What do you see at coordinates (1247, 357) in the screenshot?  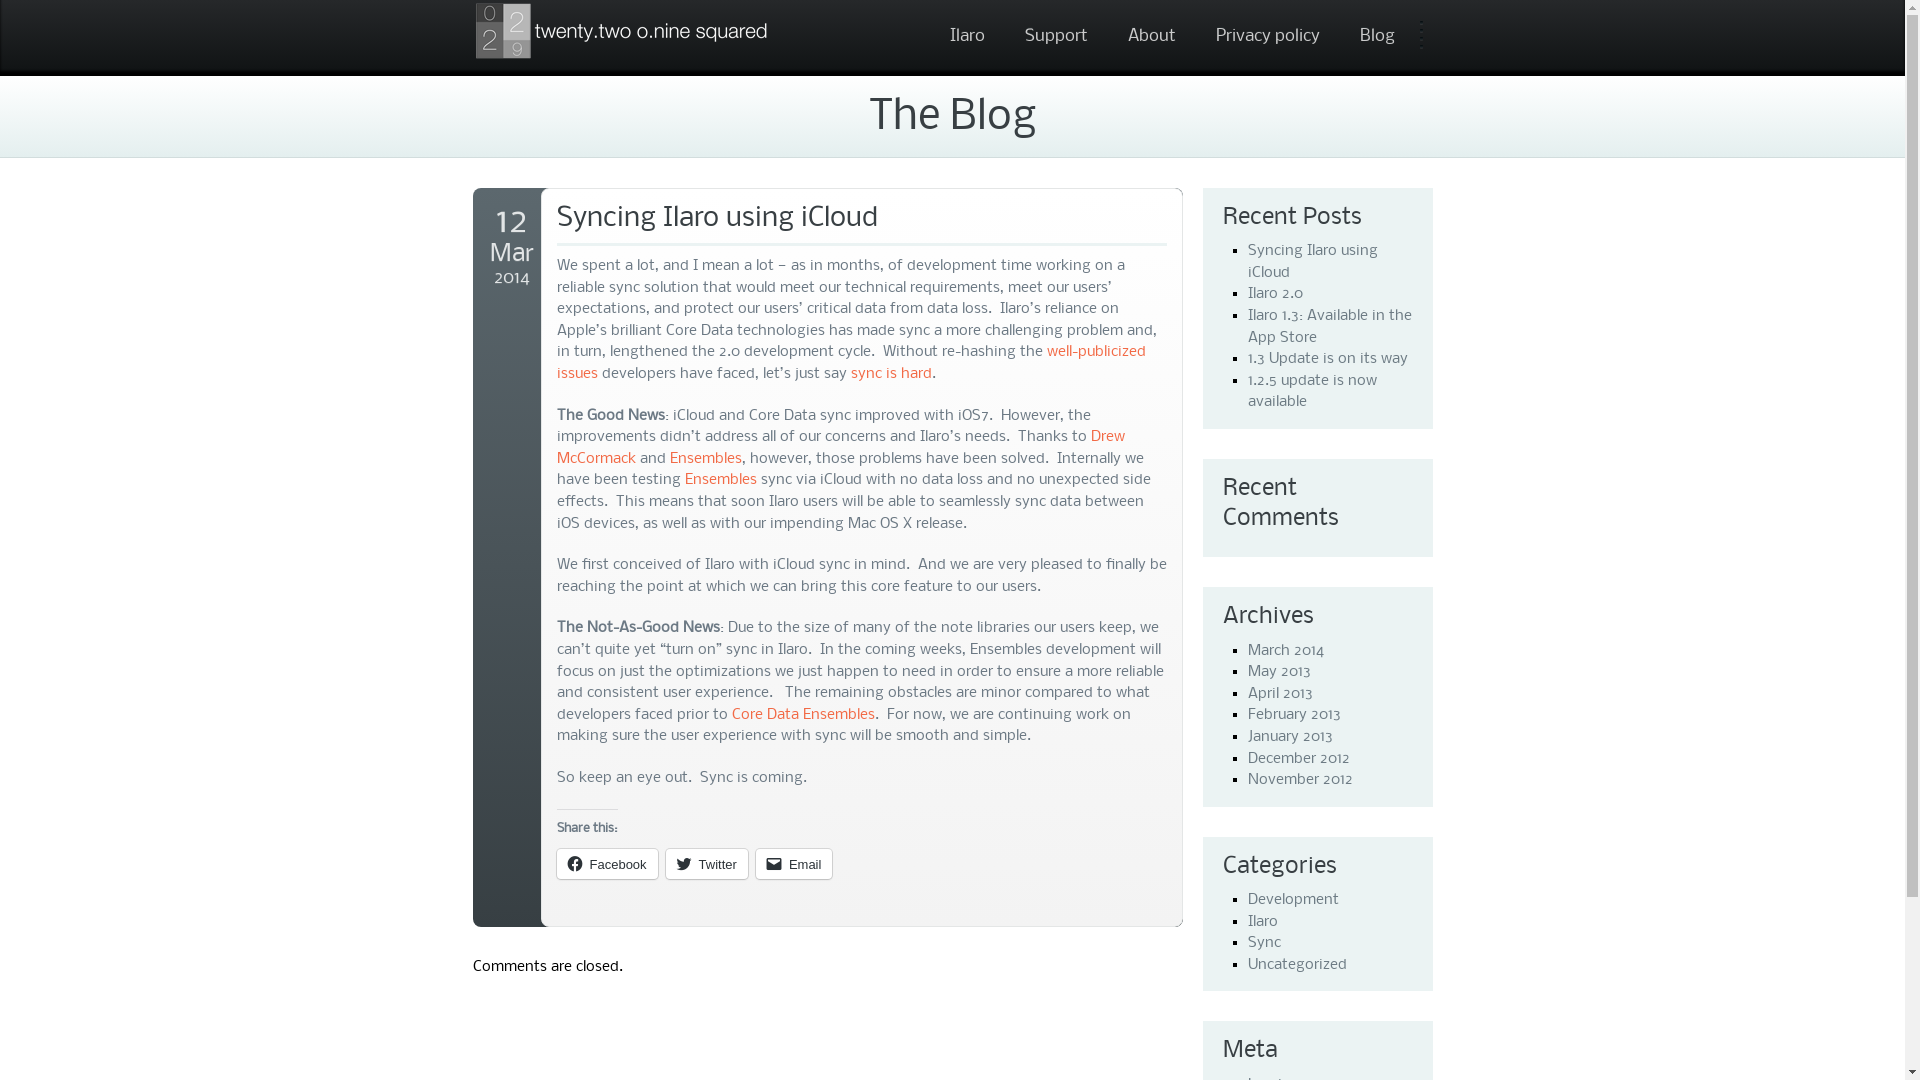 I see `'1.3 Update is on its way'` at bounding box center [1247, 357].